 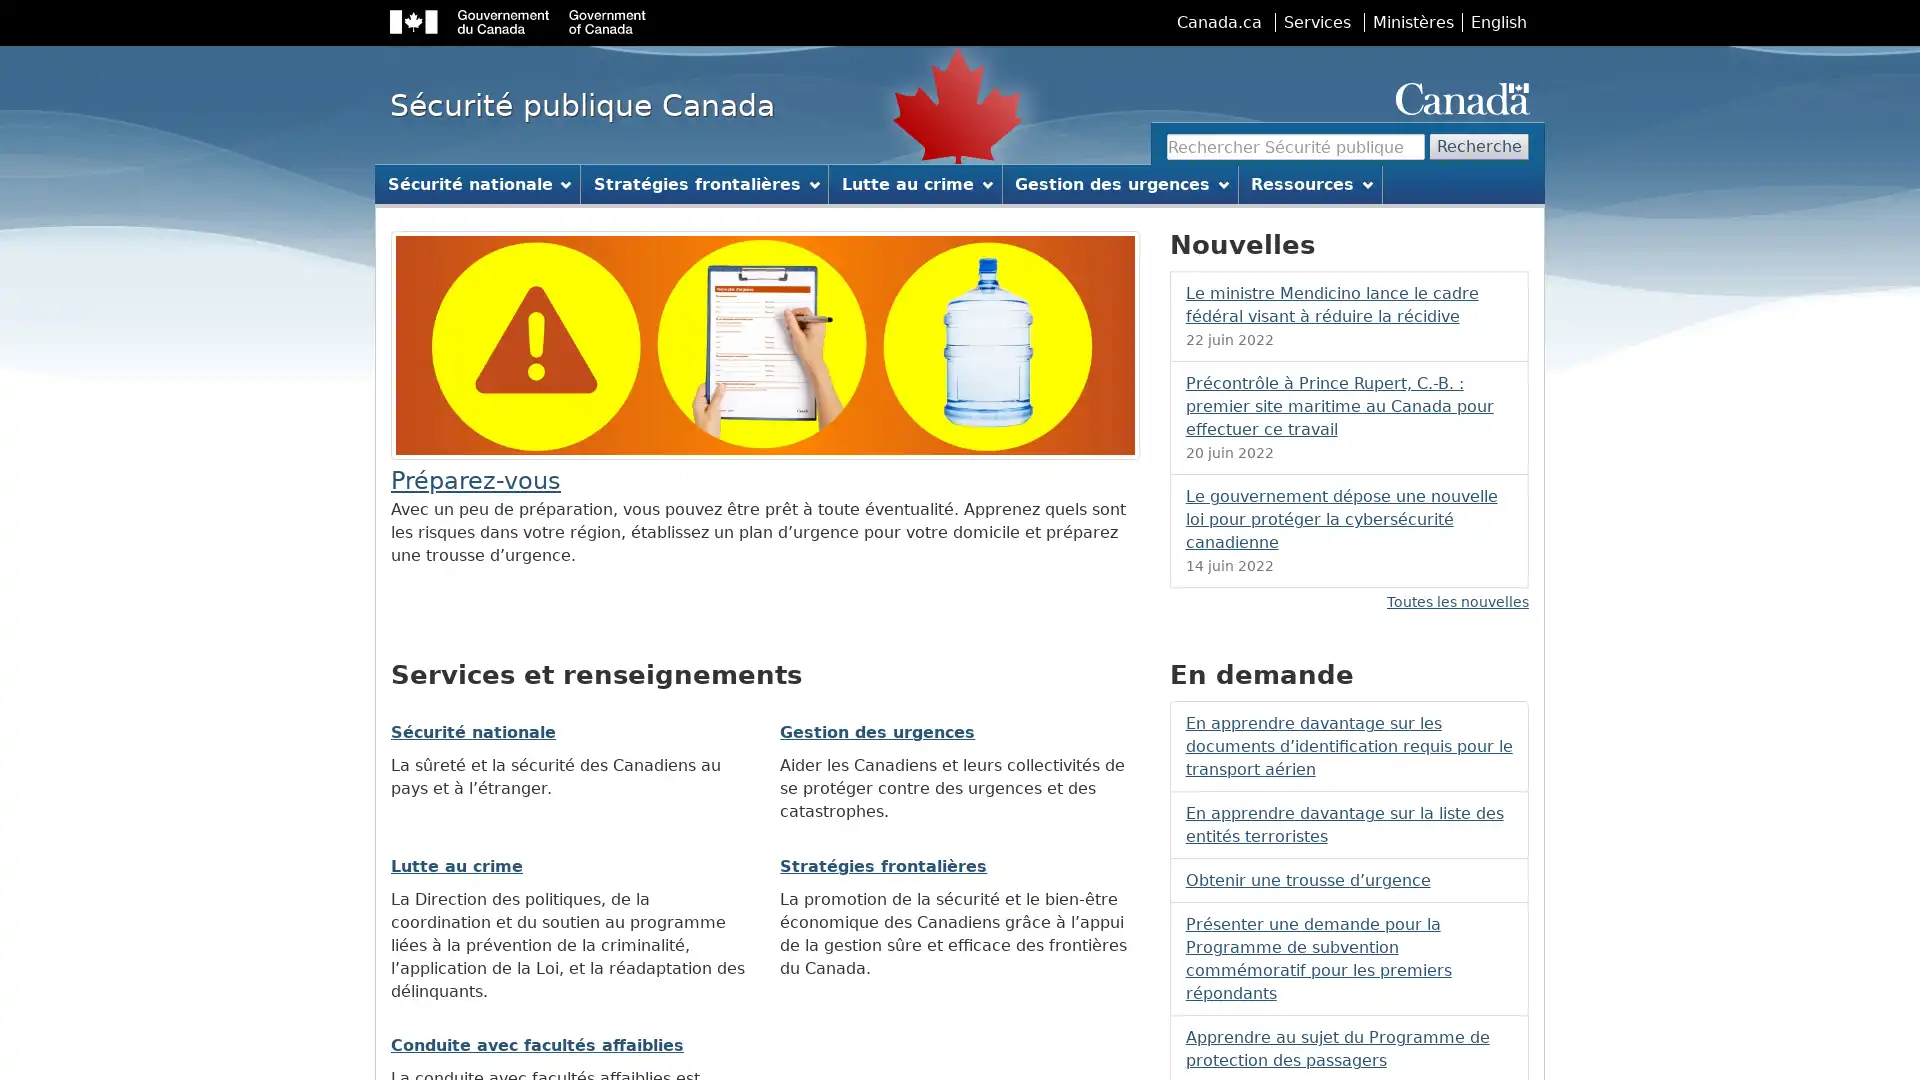 What do you see at coordinates (1479, 145) in the screenshot?
I see `Recherche` at bounding box center [1479, 145].